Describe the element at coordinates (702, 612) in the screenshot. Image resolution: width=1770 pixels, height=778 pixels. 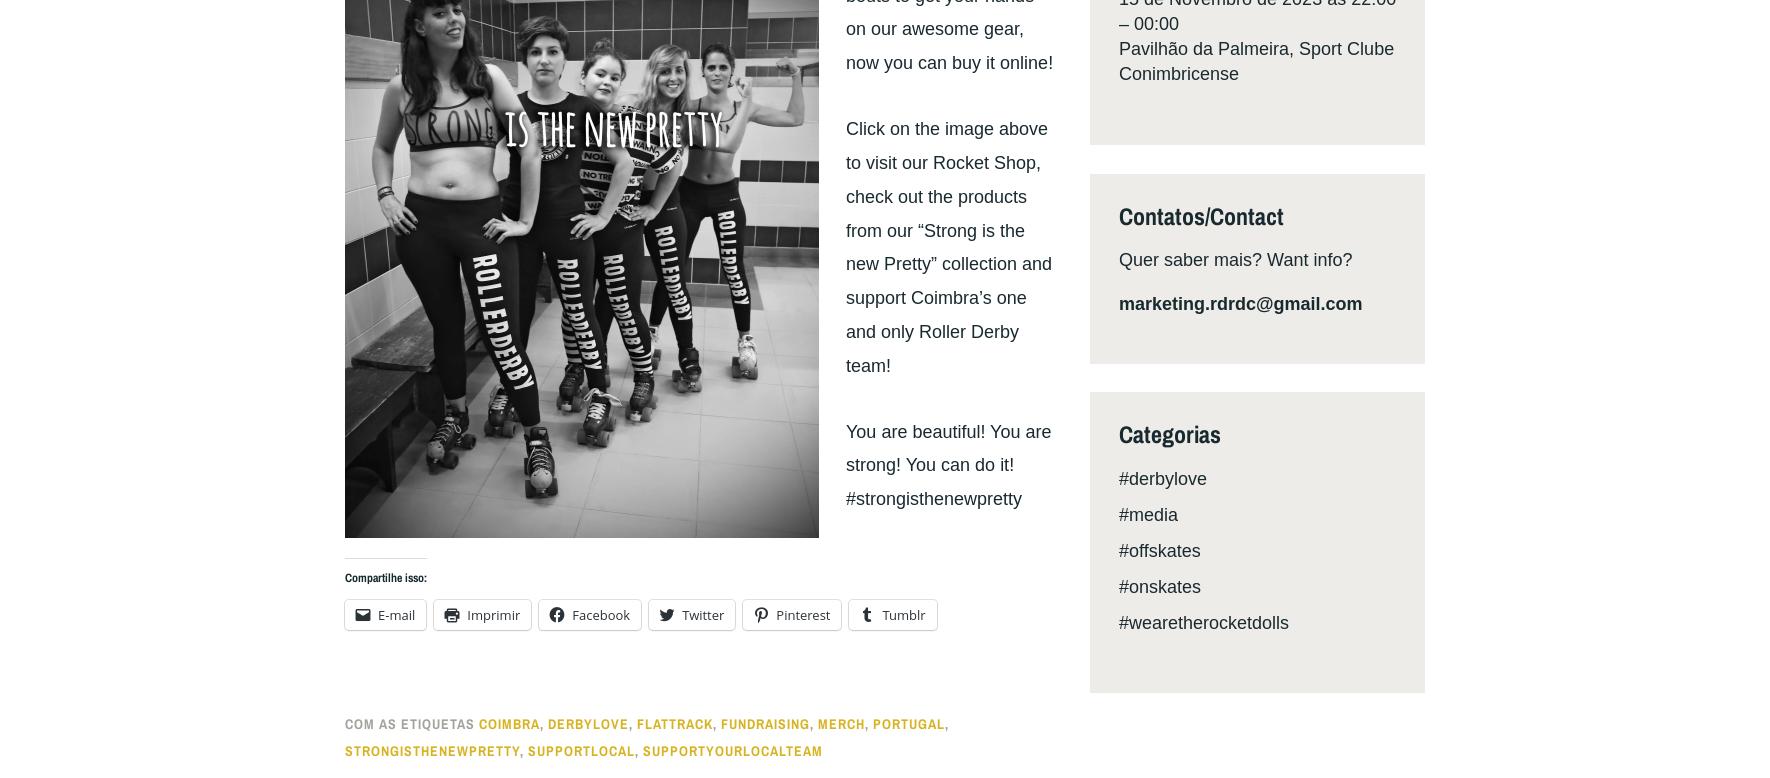
I see `'Twitter'` at that location.